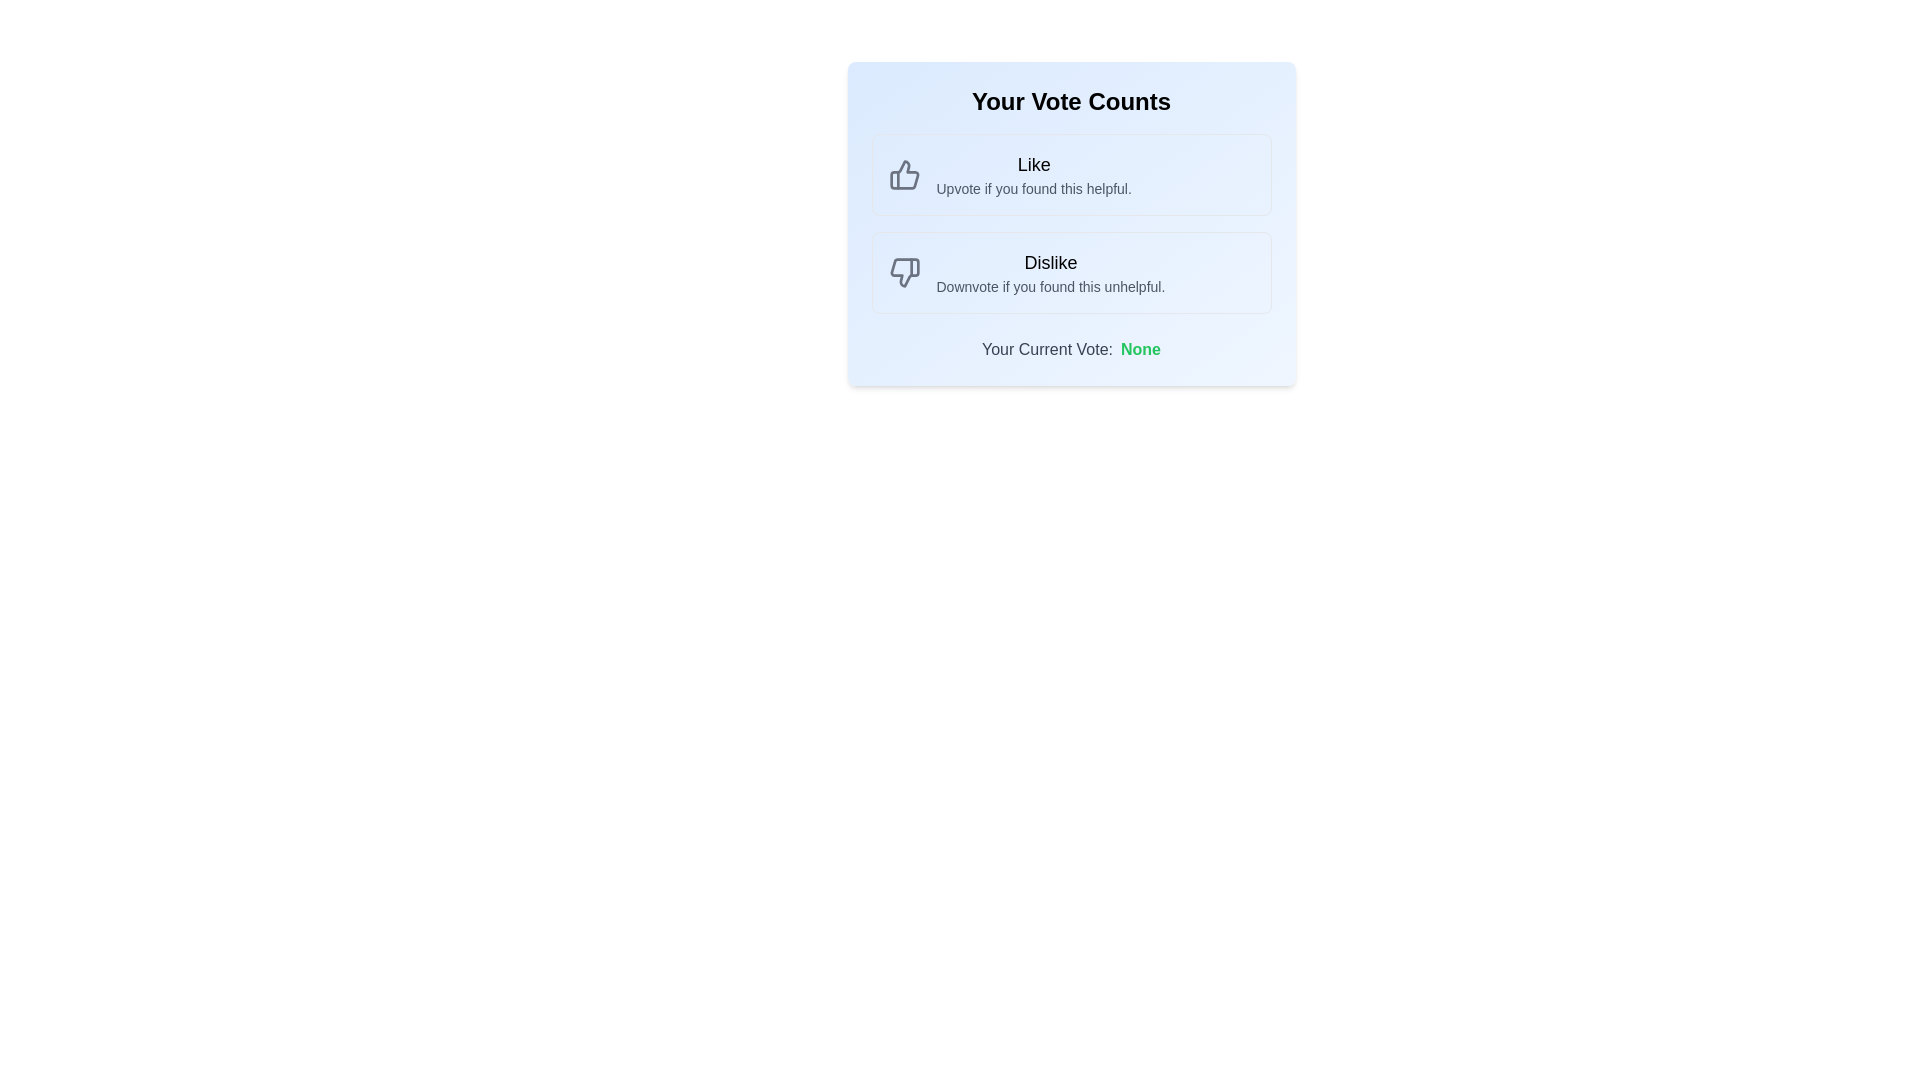 This screenshot has width=1920, height=1080. Describe the element at coordinates (903, 173) in the screenshot. I see `the thumbs-up icon located to the left of the text 'Like Upvote if you found this helpful' in the 'Your Vote Counts' panel` at that location.